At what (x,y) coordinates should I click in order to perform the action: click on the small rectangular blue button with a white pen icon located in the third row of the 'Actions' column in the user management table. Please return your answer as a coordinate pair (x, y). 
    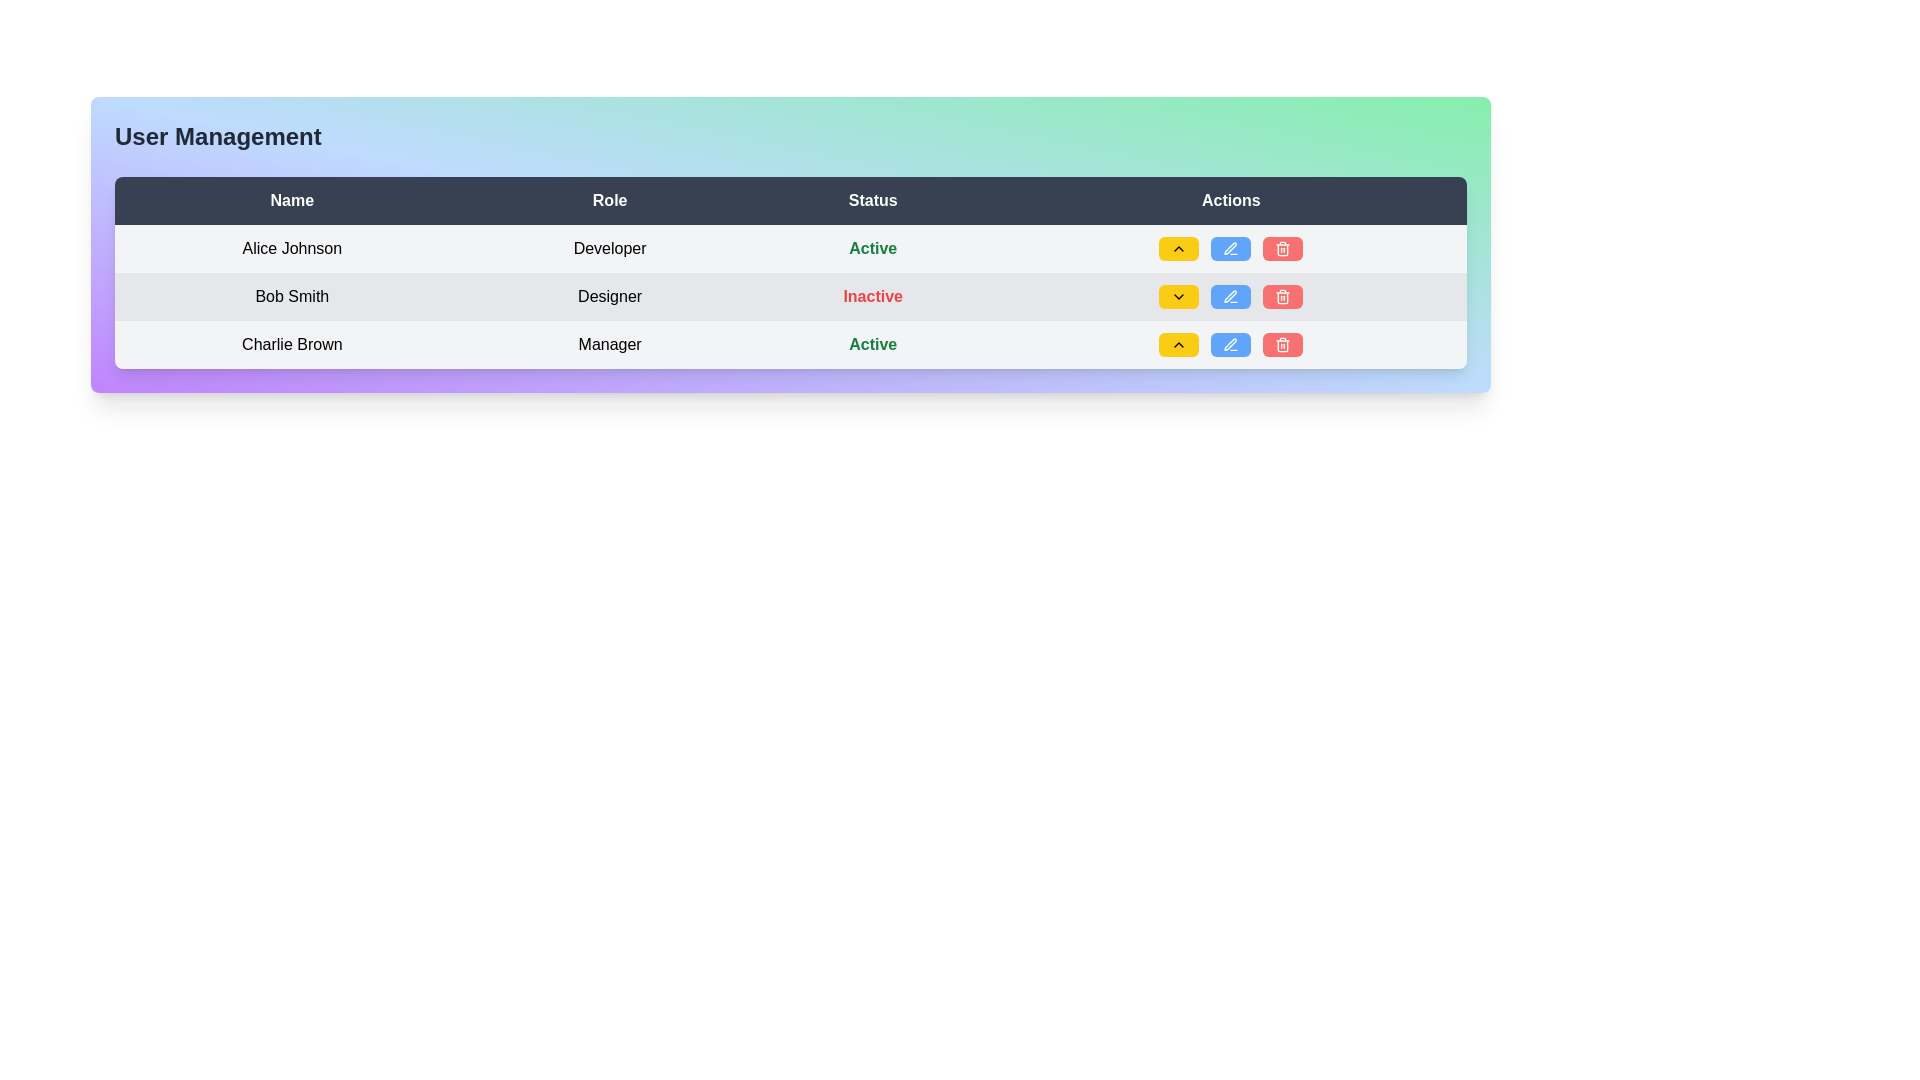
    Looking at the image, I should click on (1230, 297).